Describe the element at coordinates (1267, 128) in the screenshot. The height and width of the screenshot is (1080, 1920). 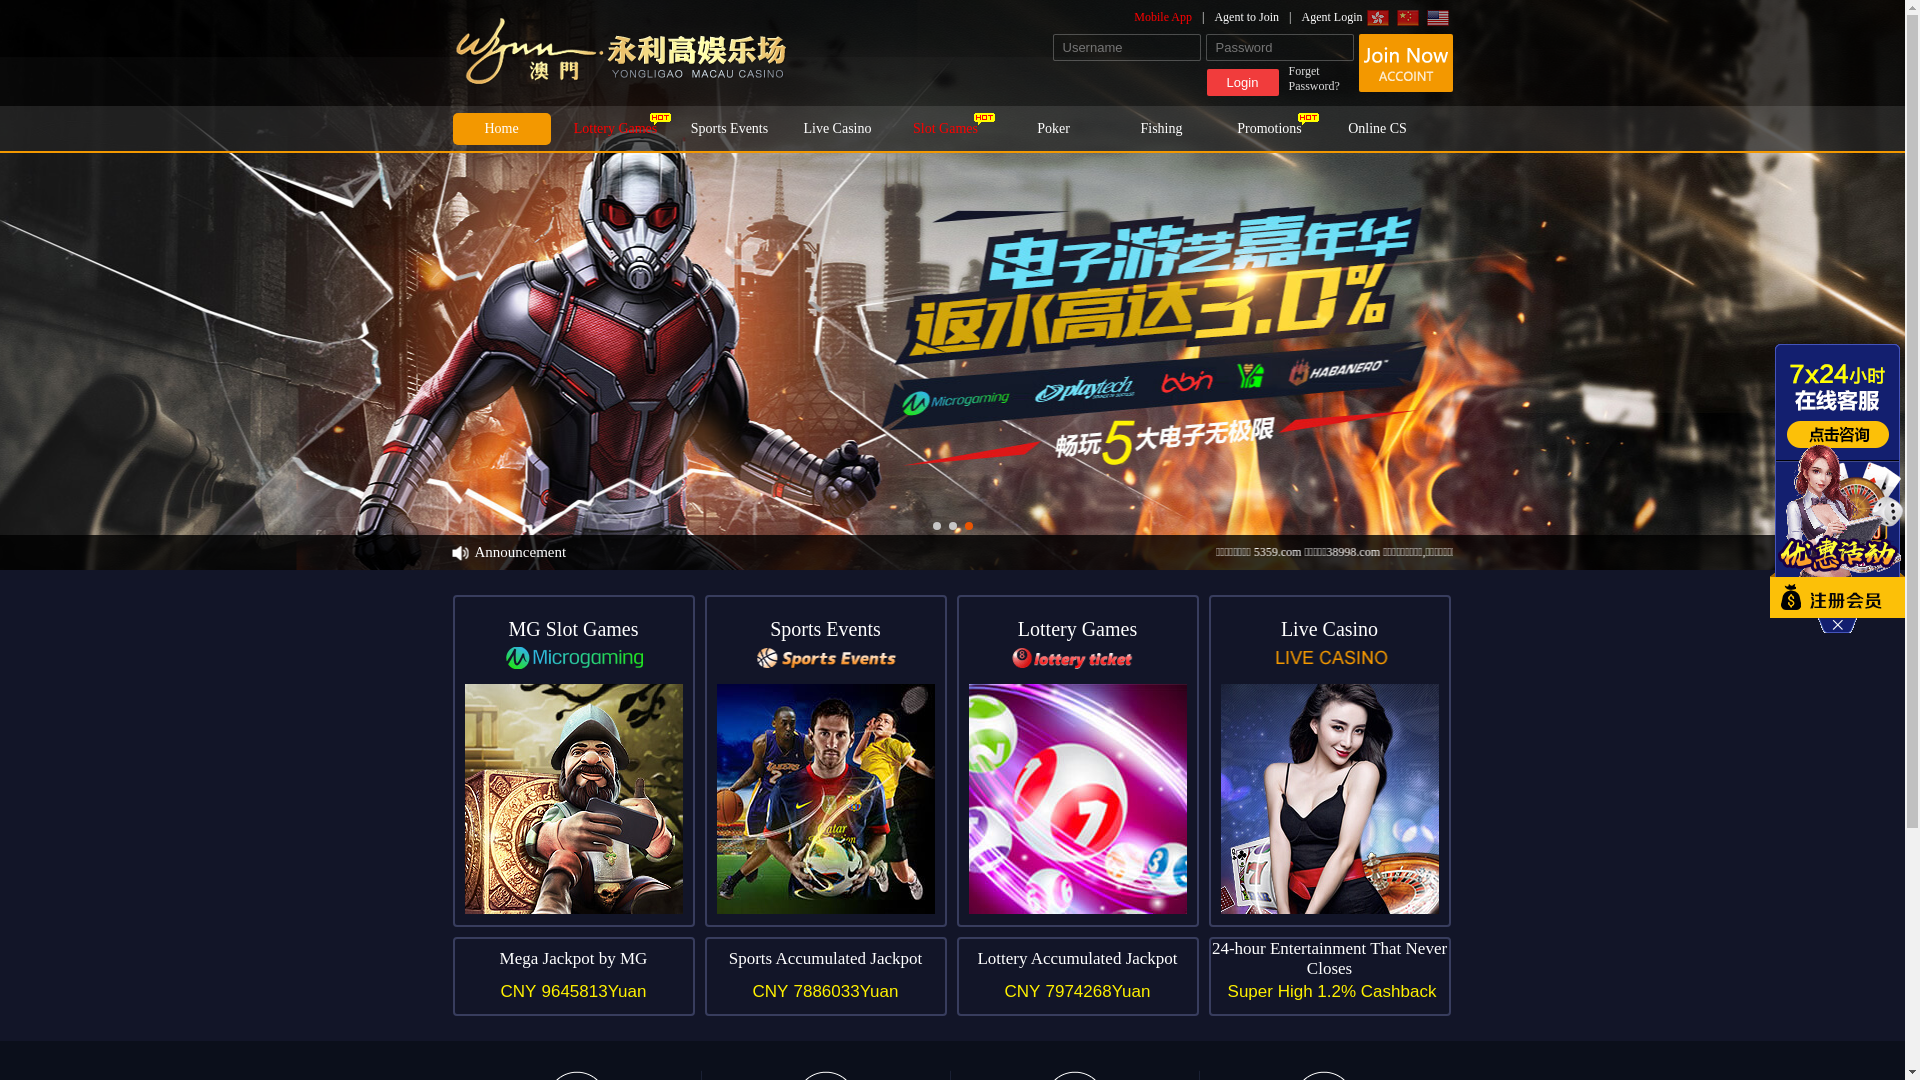
I see `'Promotions'` at that location.